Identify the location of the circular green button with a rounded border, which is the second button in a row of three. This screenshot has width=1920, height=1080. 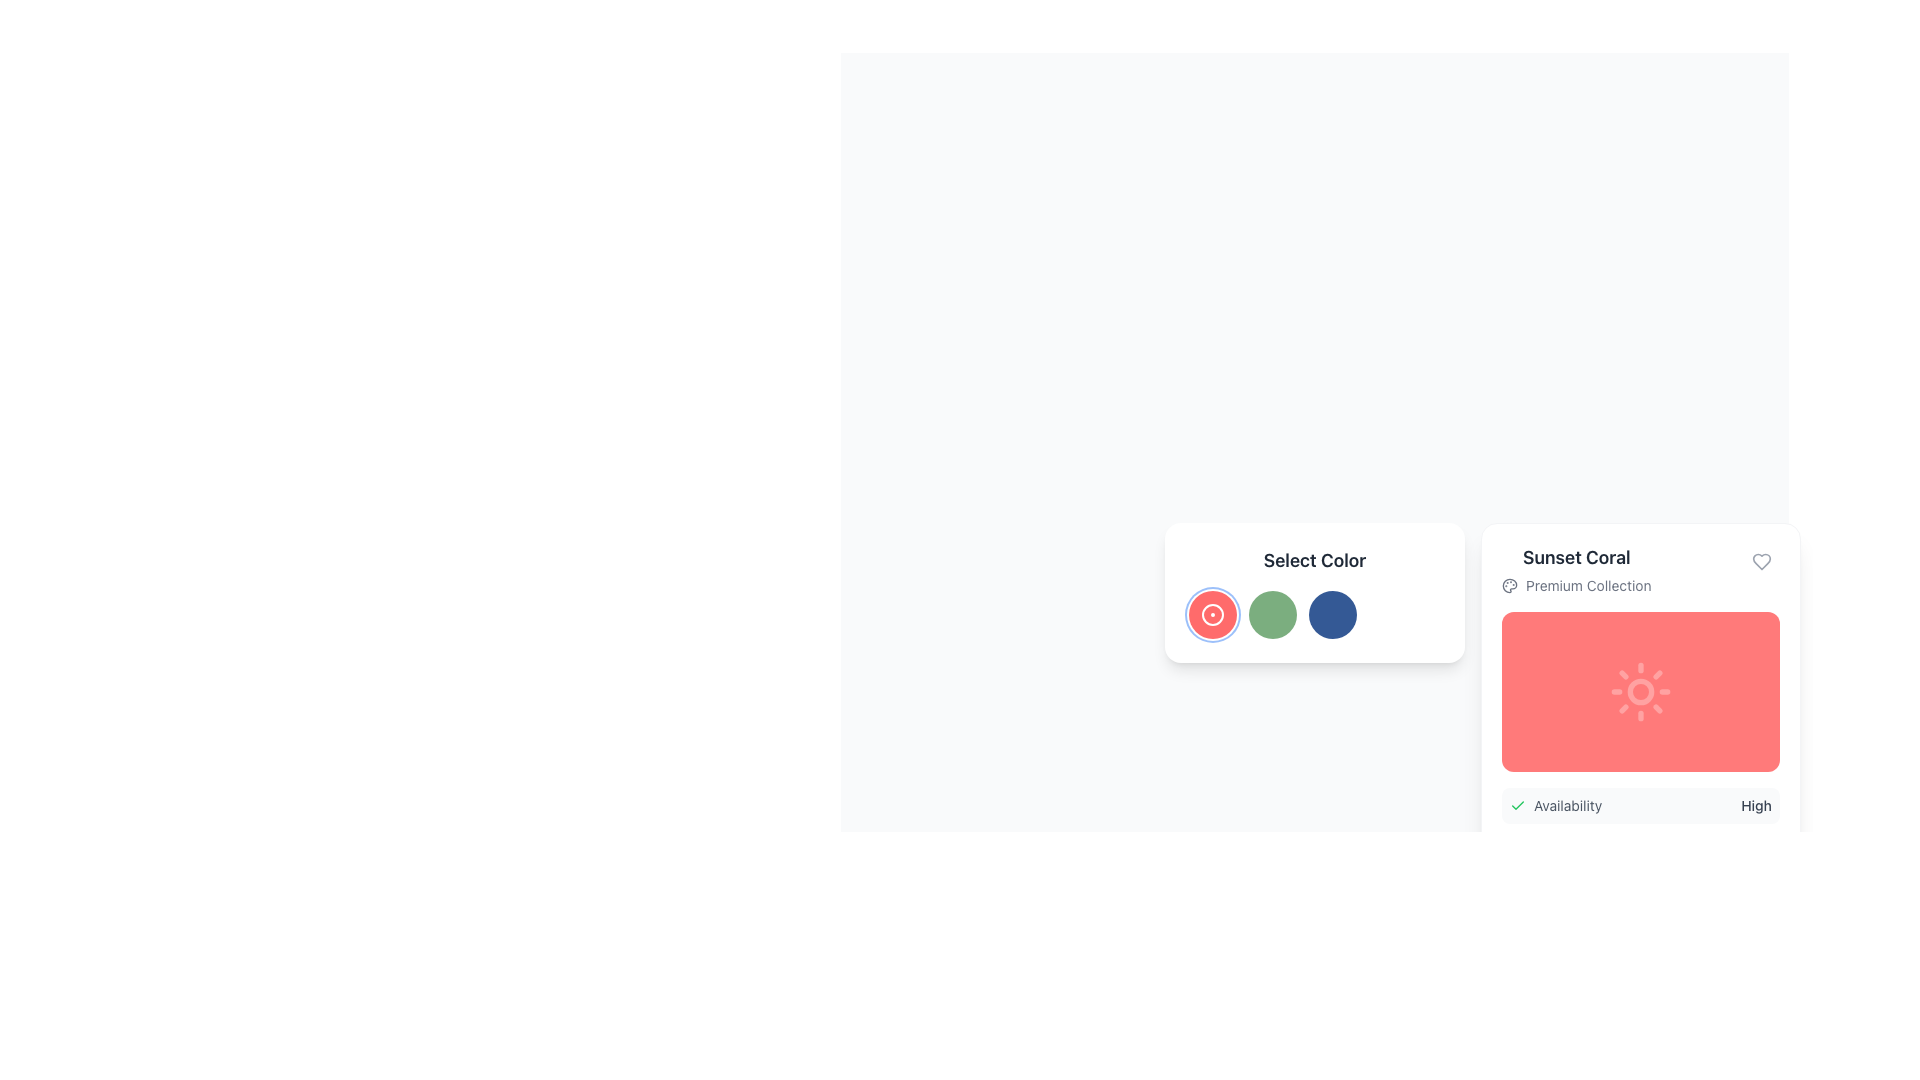
(1271, 613).